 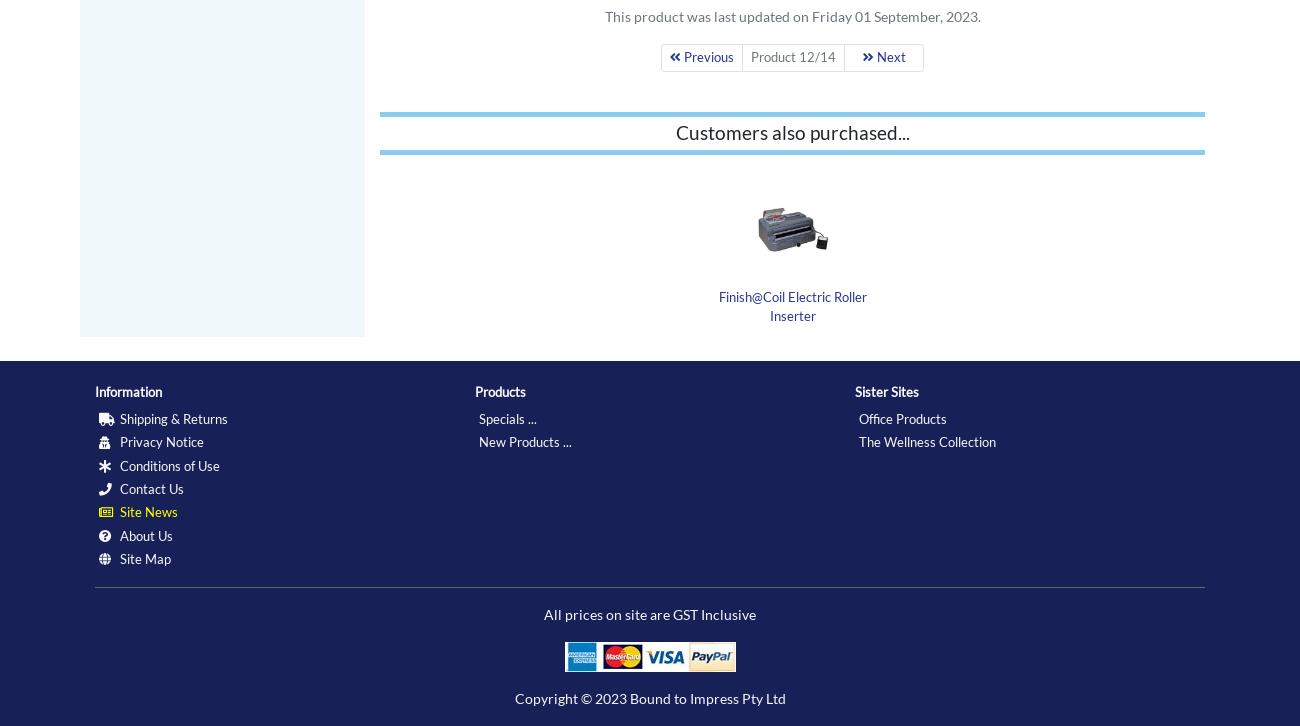 I want to click on 'About Us', so click(x=116, y=534).